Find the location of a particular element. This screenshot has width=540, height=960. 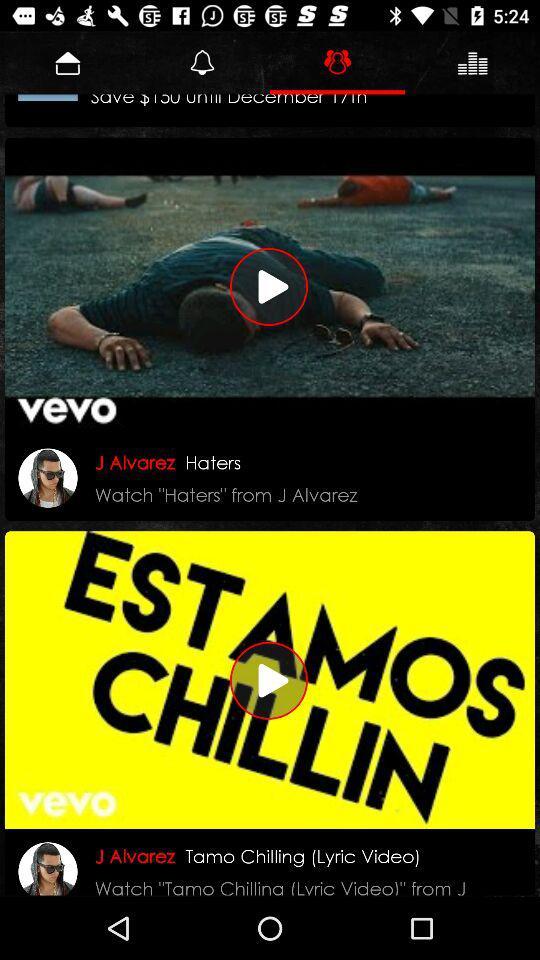

video is located at coordinates (270, 680).